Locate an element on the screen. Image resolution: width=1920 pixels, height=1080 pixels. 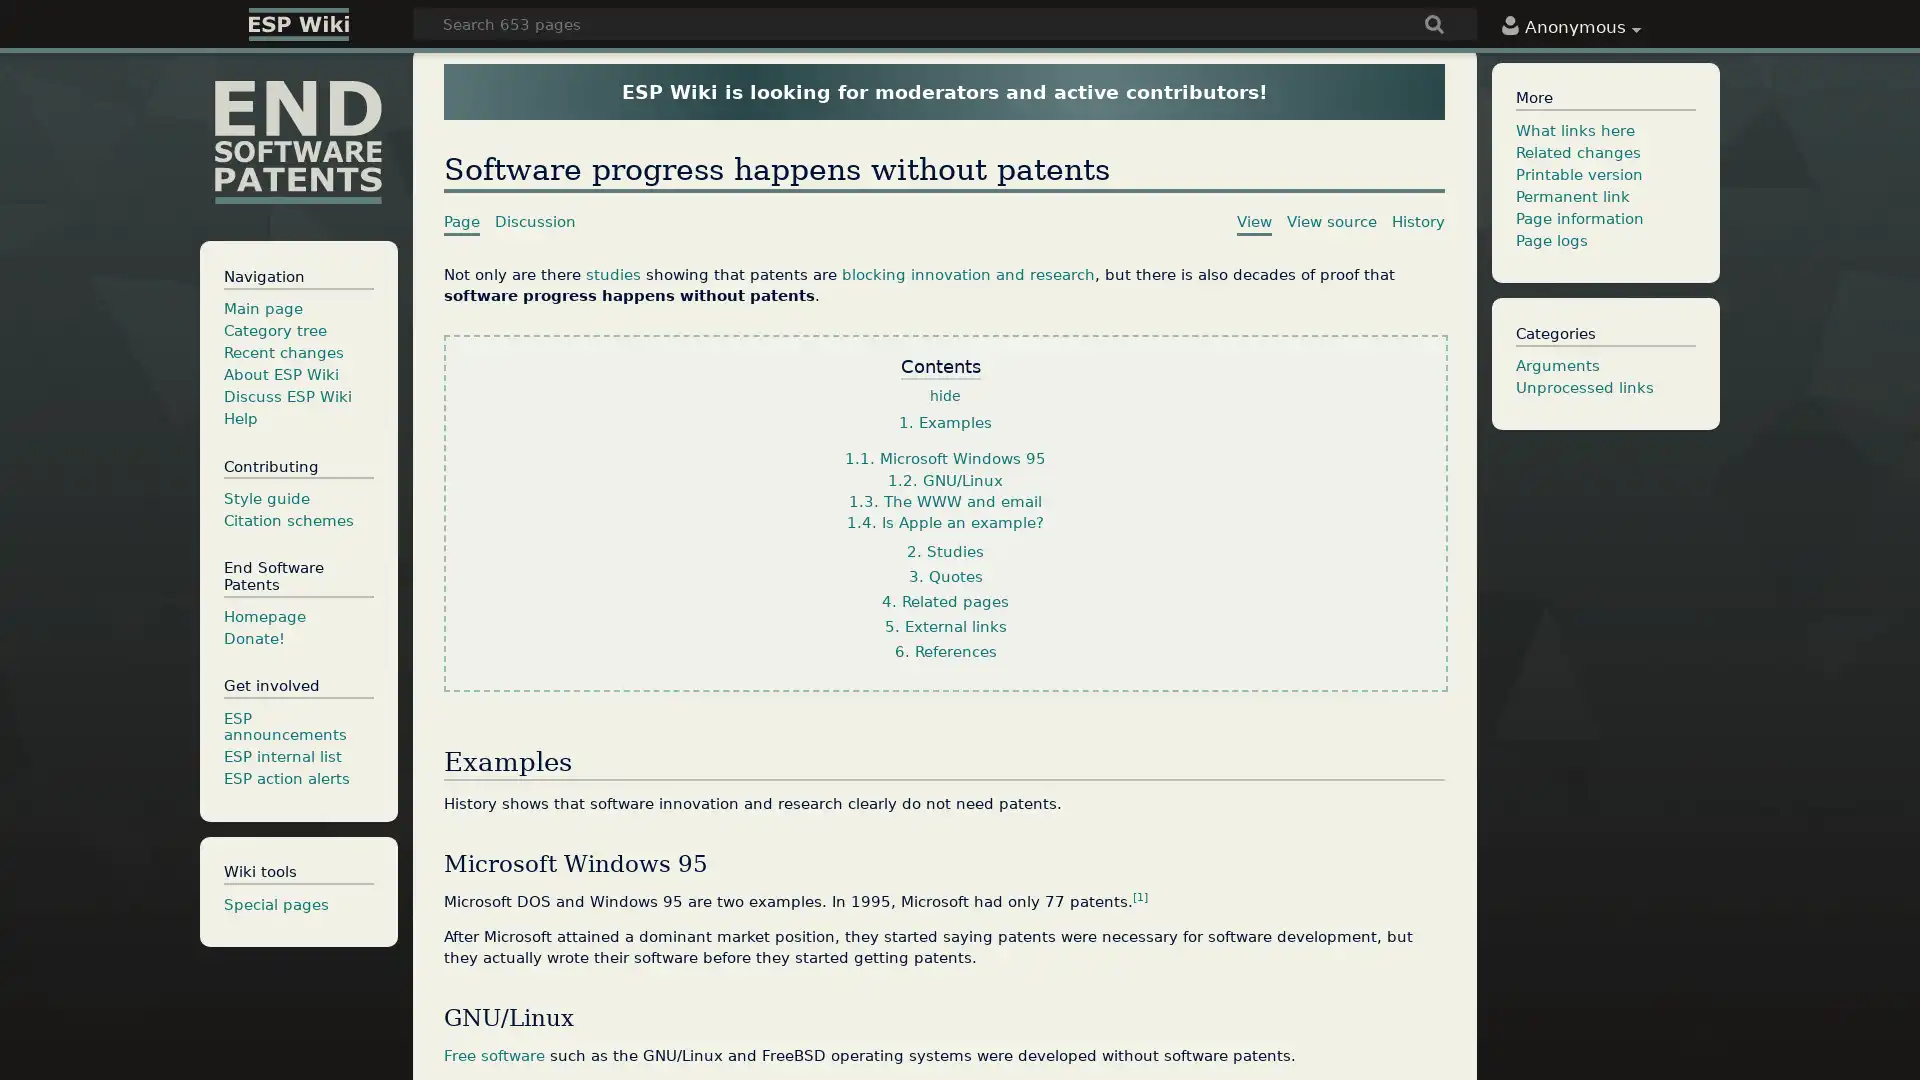
Go is located at coordinates (1434, 26).